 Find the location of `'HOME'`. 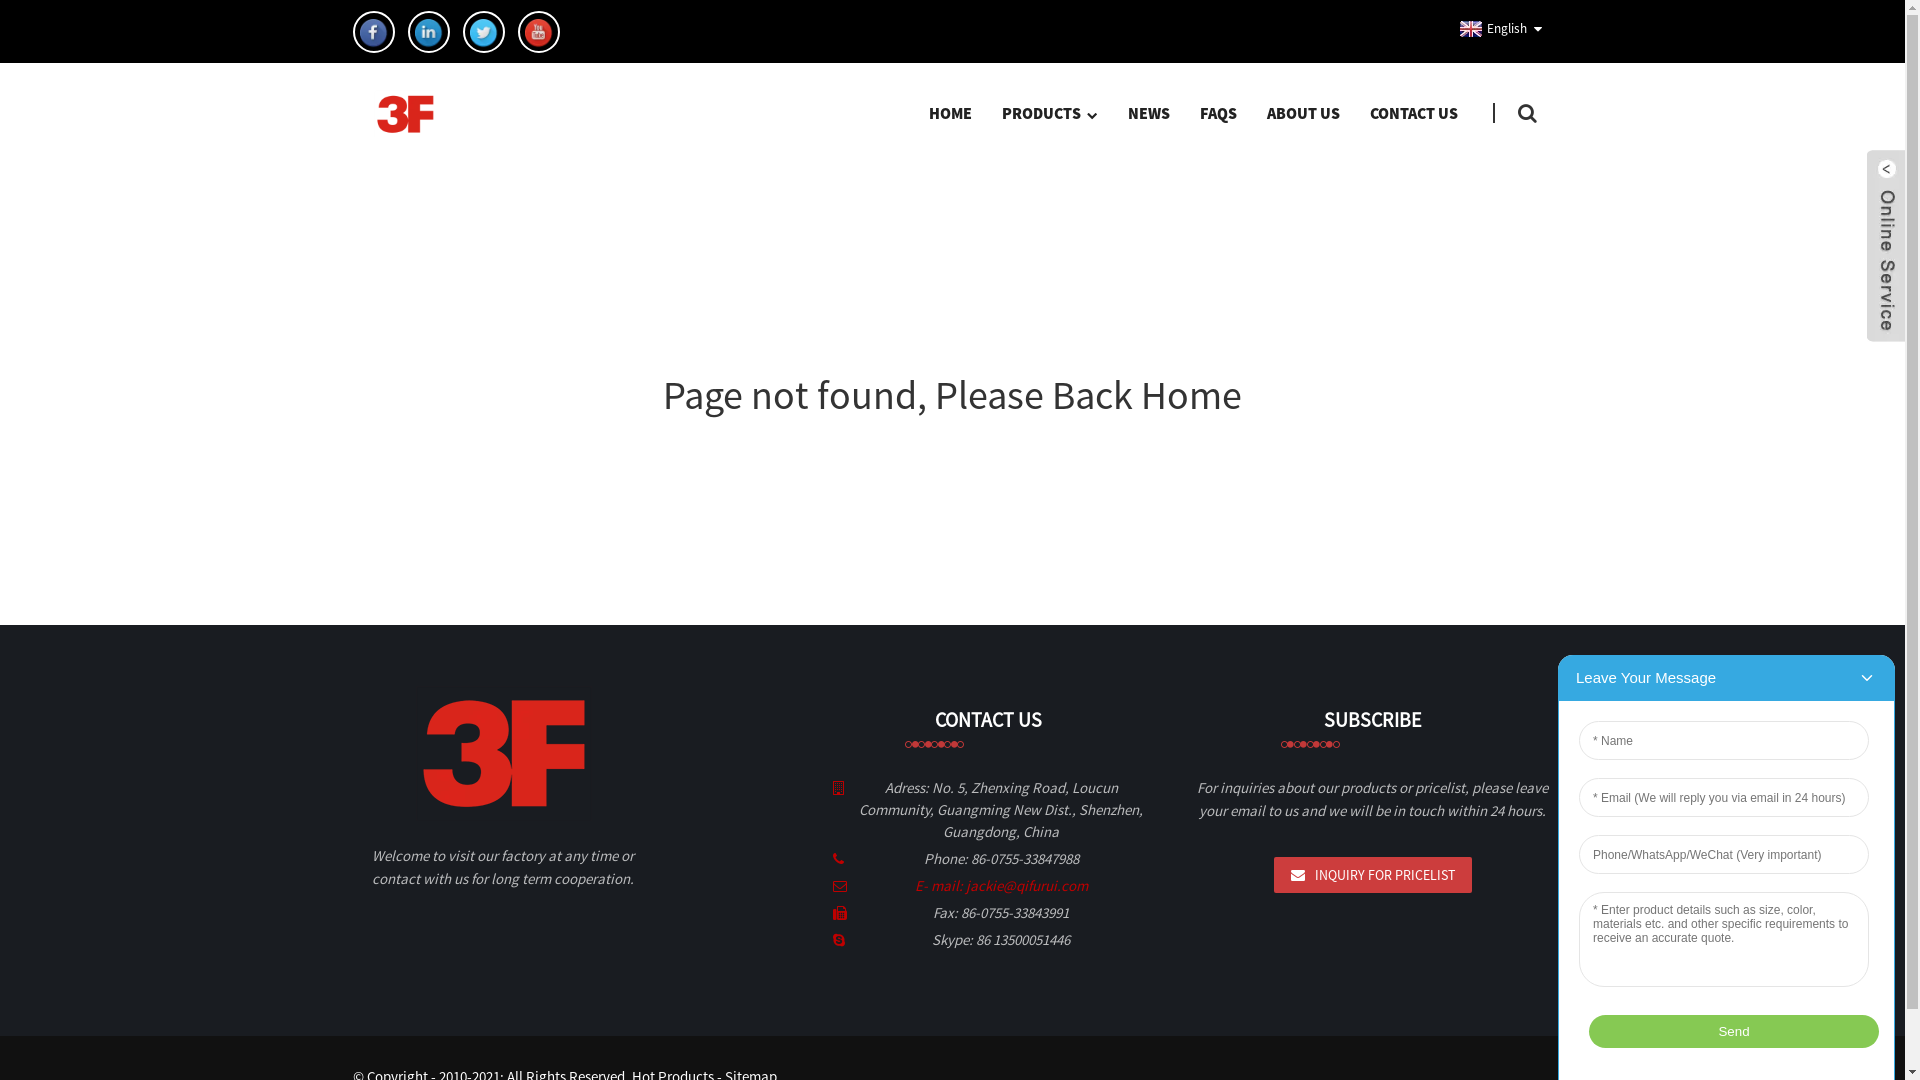

'HOME' is located at coordinates (949, 112).